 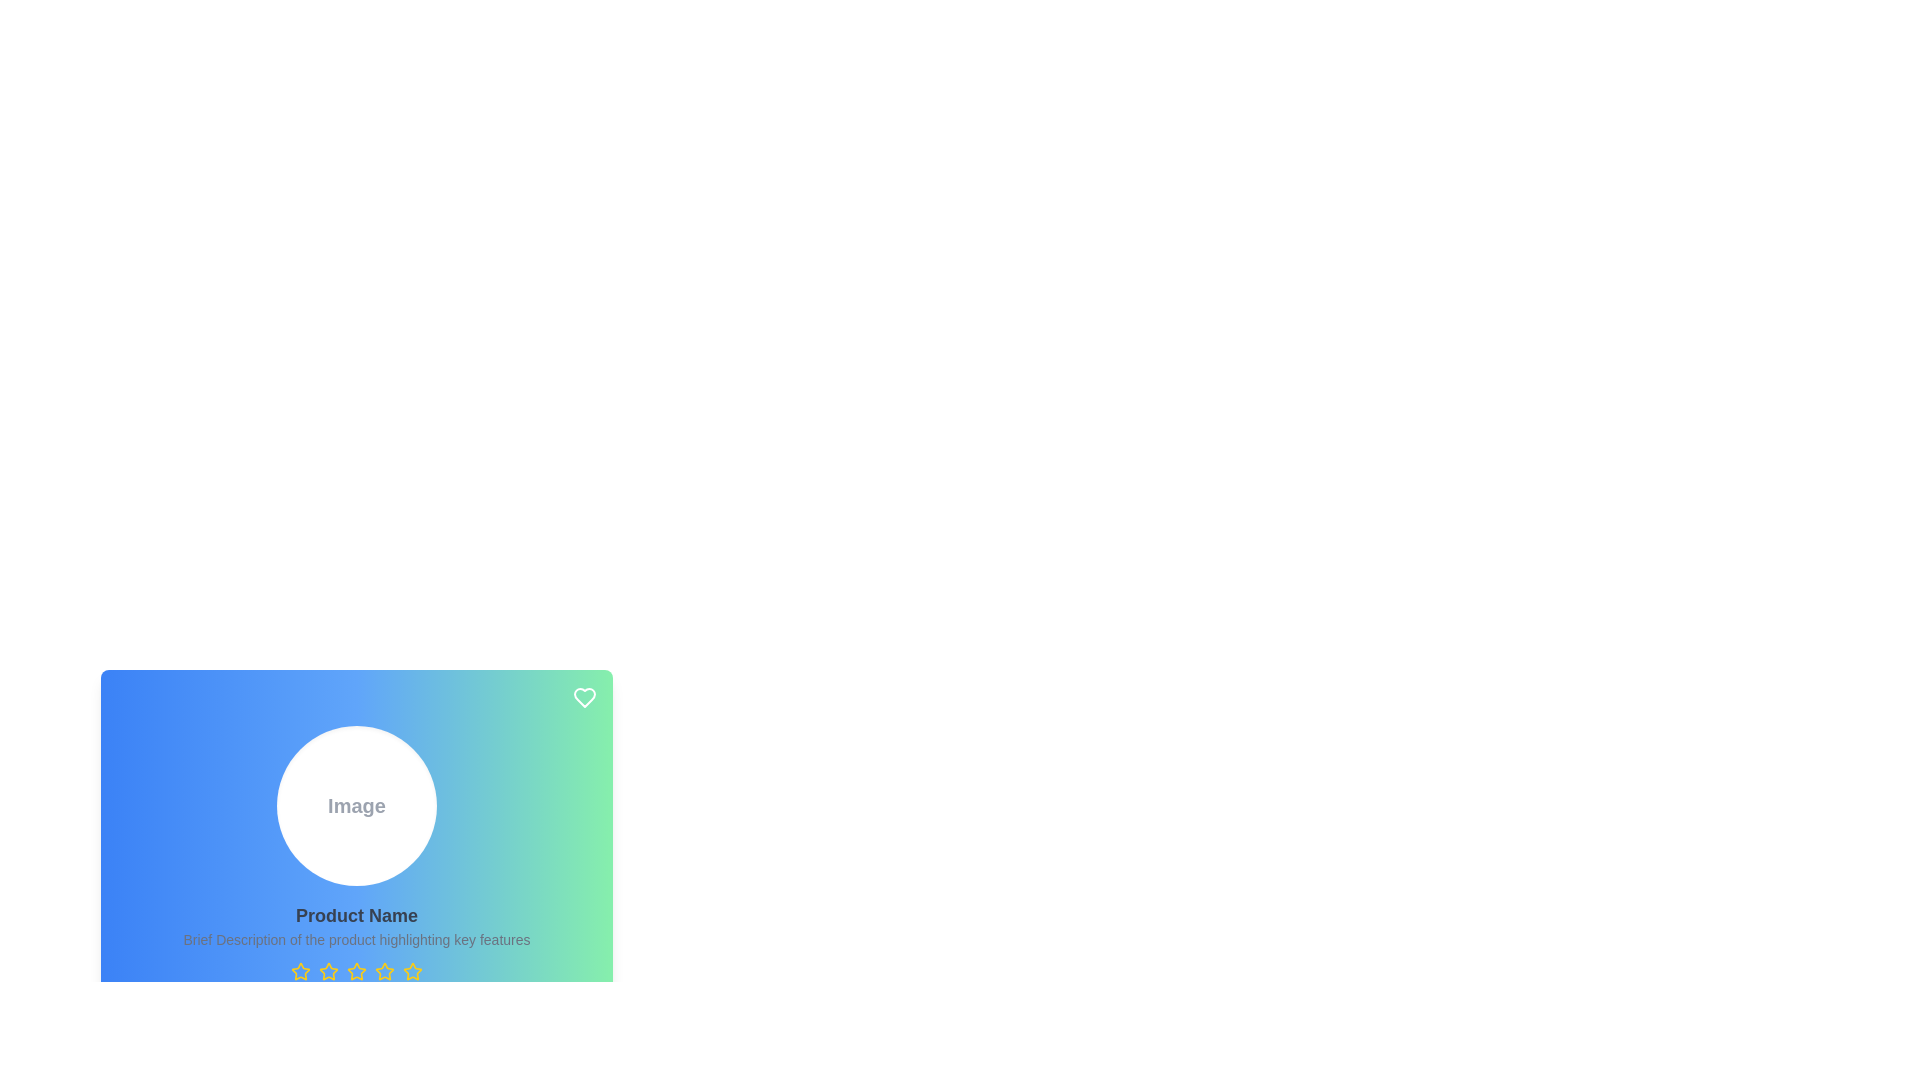 What do you see at coordinates (356, 971) in the screenshot?
I see `the fifth rating star icon` at bounding box center [356, 971].